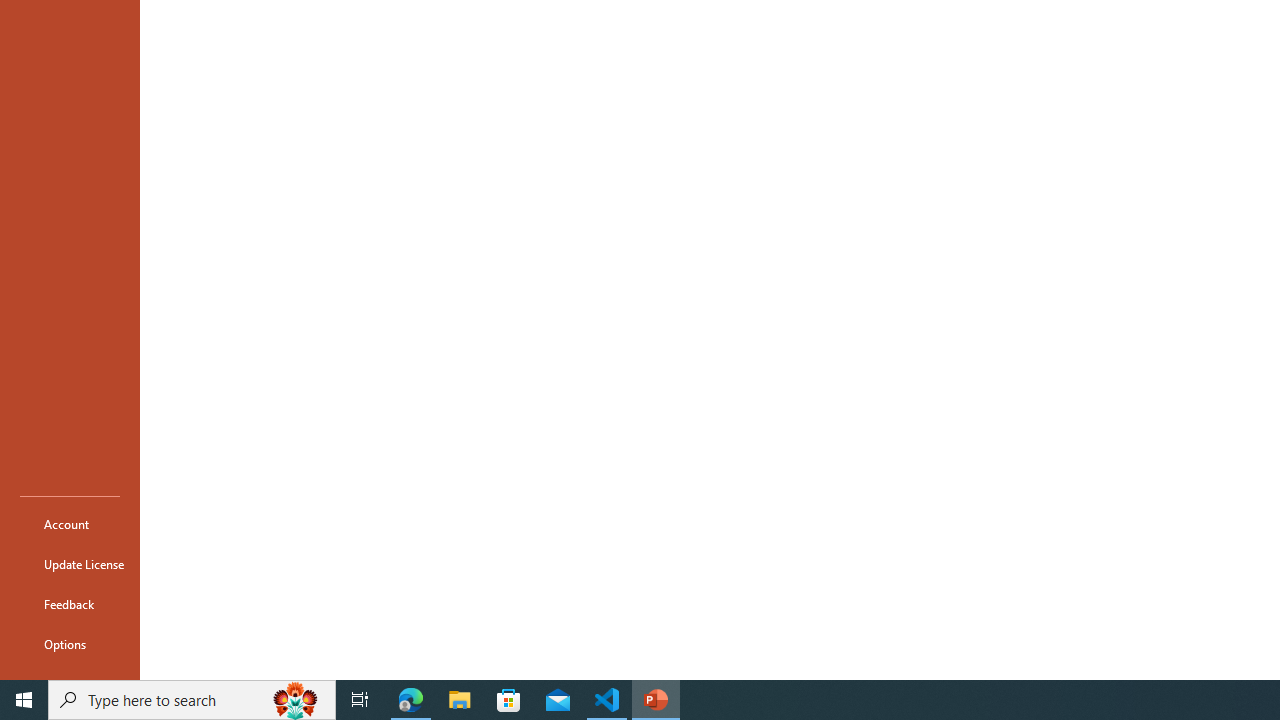 The height and width of the screenshot is (720, 1280). What do you see at coordinates (69, 564) in the screenshot?
I see `'Update License'` at bounding box center [69, 564].